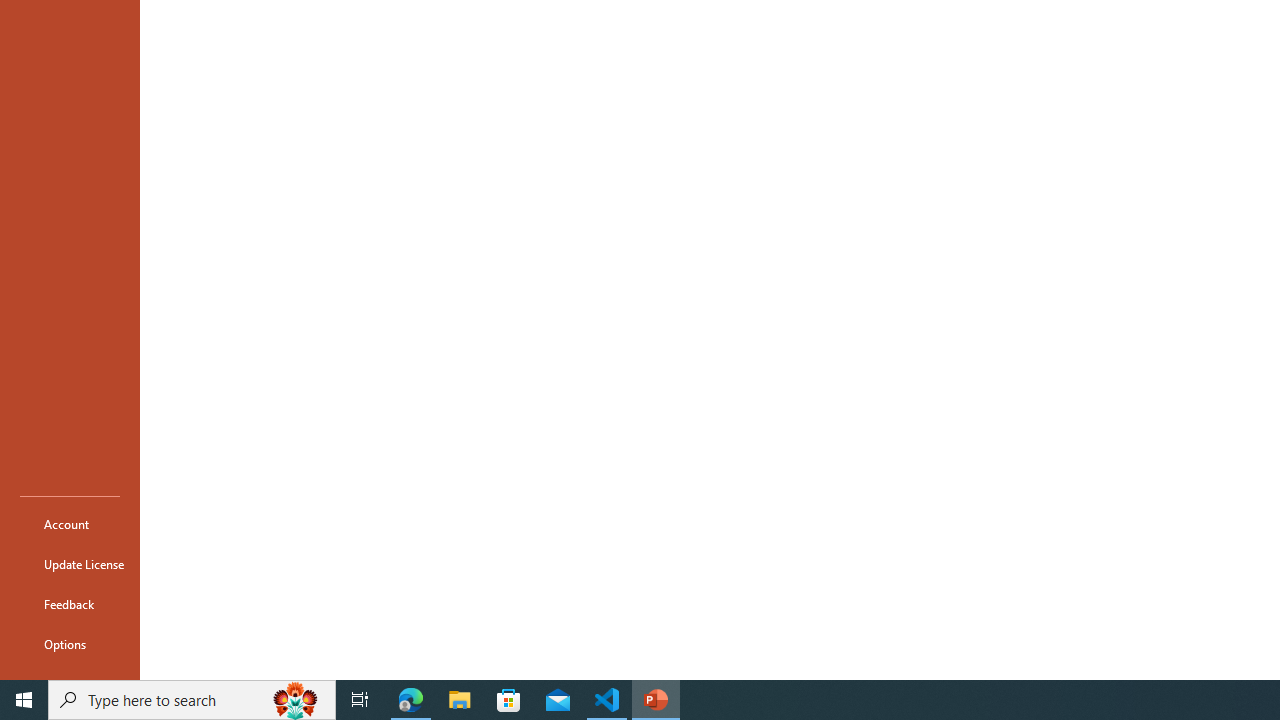 The height and width of the screenshot is (720, 1280). What do you see at coordinates (69, 564) in the screenshot?
I see `'Update License'` at bounding box center [69, 564].